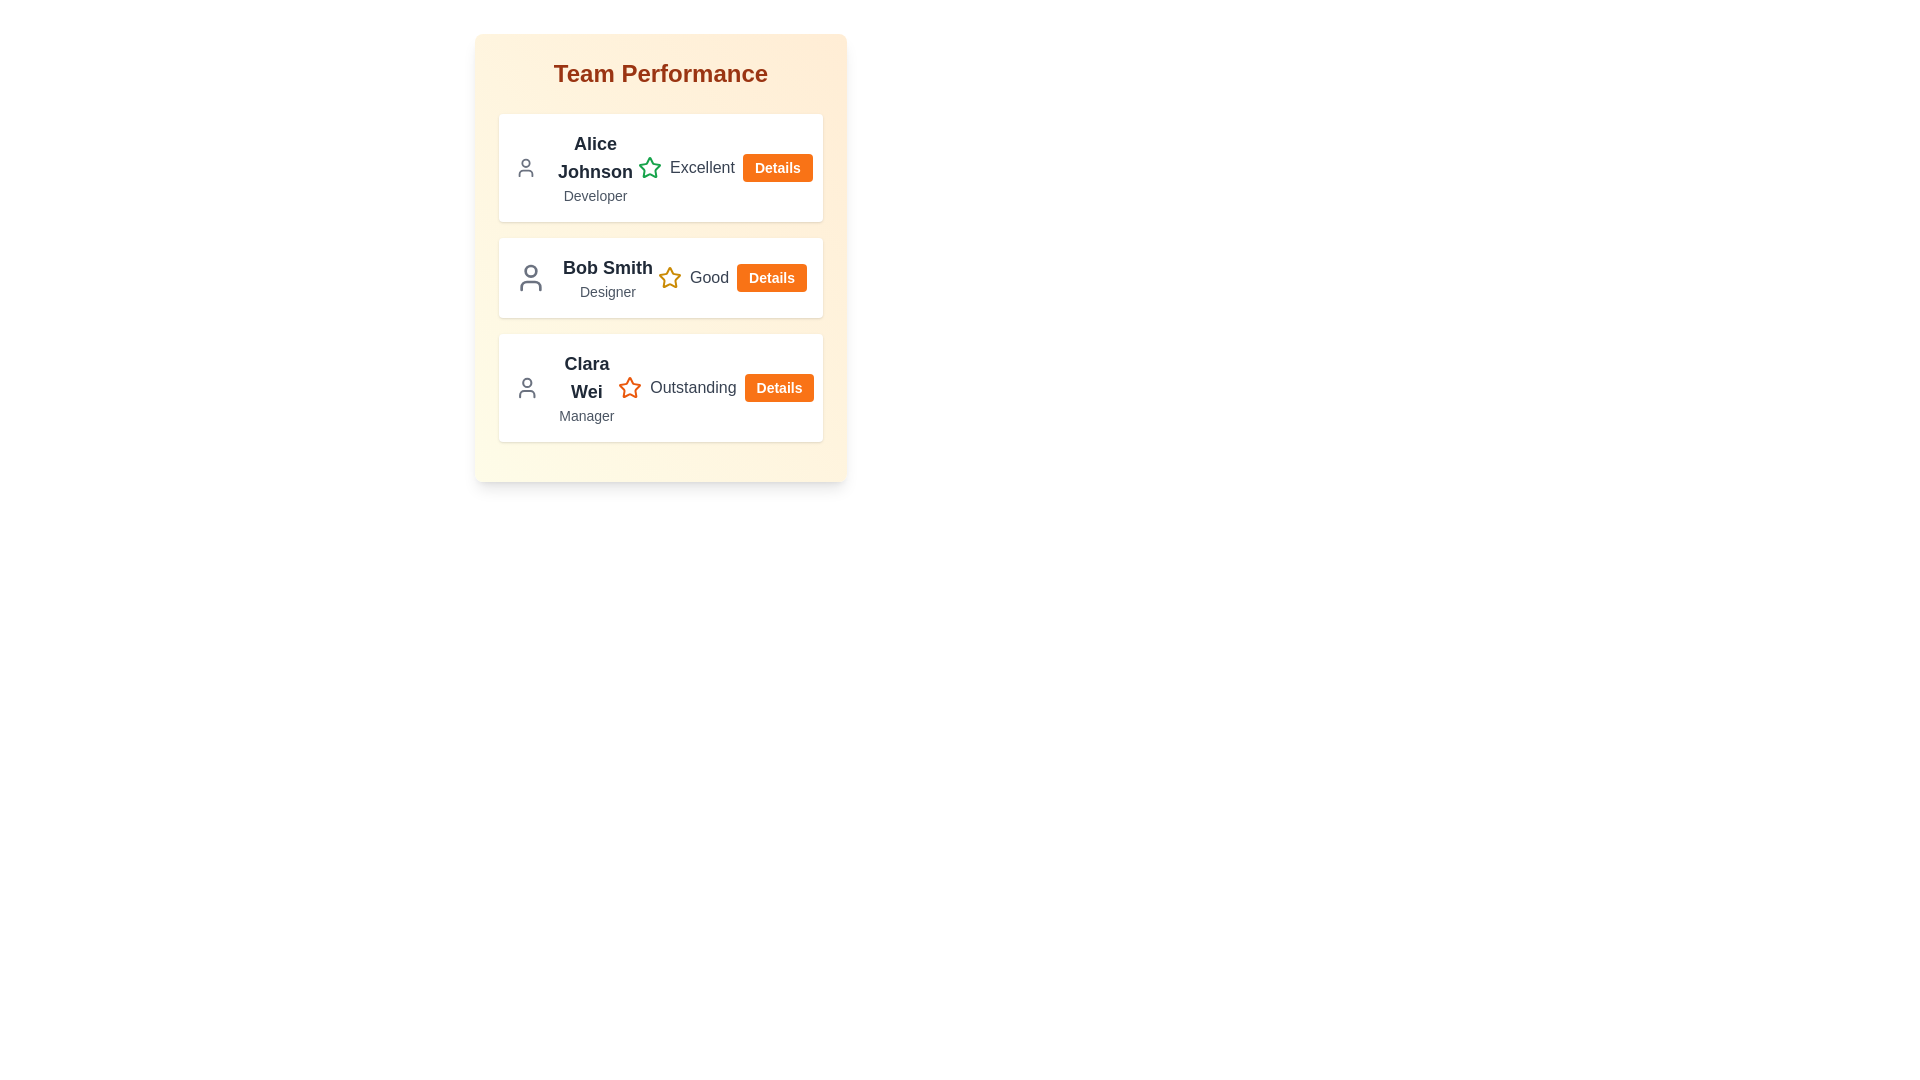 The image size is (1920, 1080). Describe the element at coordinates (649, 167) in the screenshot. I see `the performance star icon for Alice Johnson` at that location.